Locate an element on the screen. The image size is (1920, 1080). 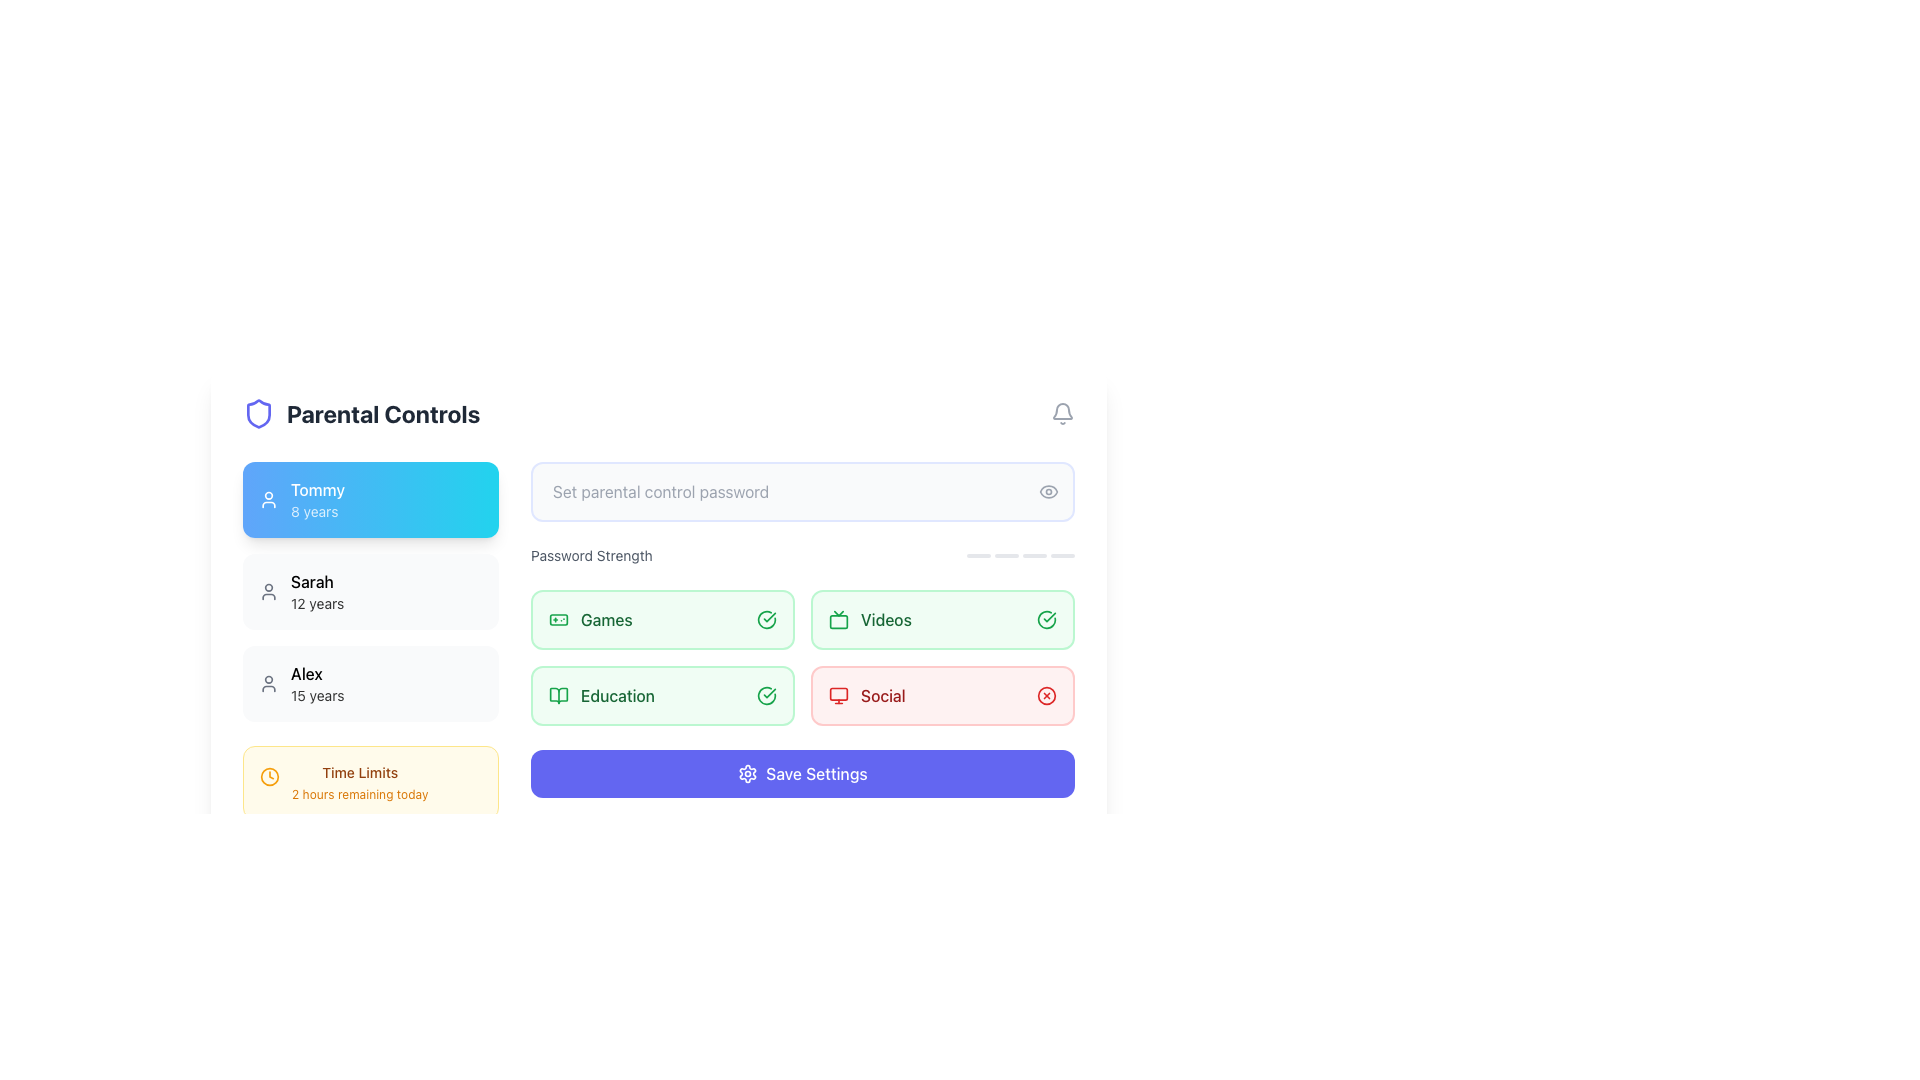
to select the user profile summary displaying 'Alex' and their age, which is the third item in the vertical list on the left side of the interface is located at coordinates (316, 682).